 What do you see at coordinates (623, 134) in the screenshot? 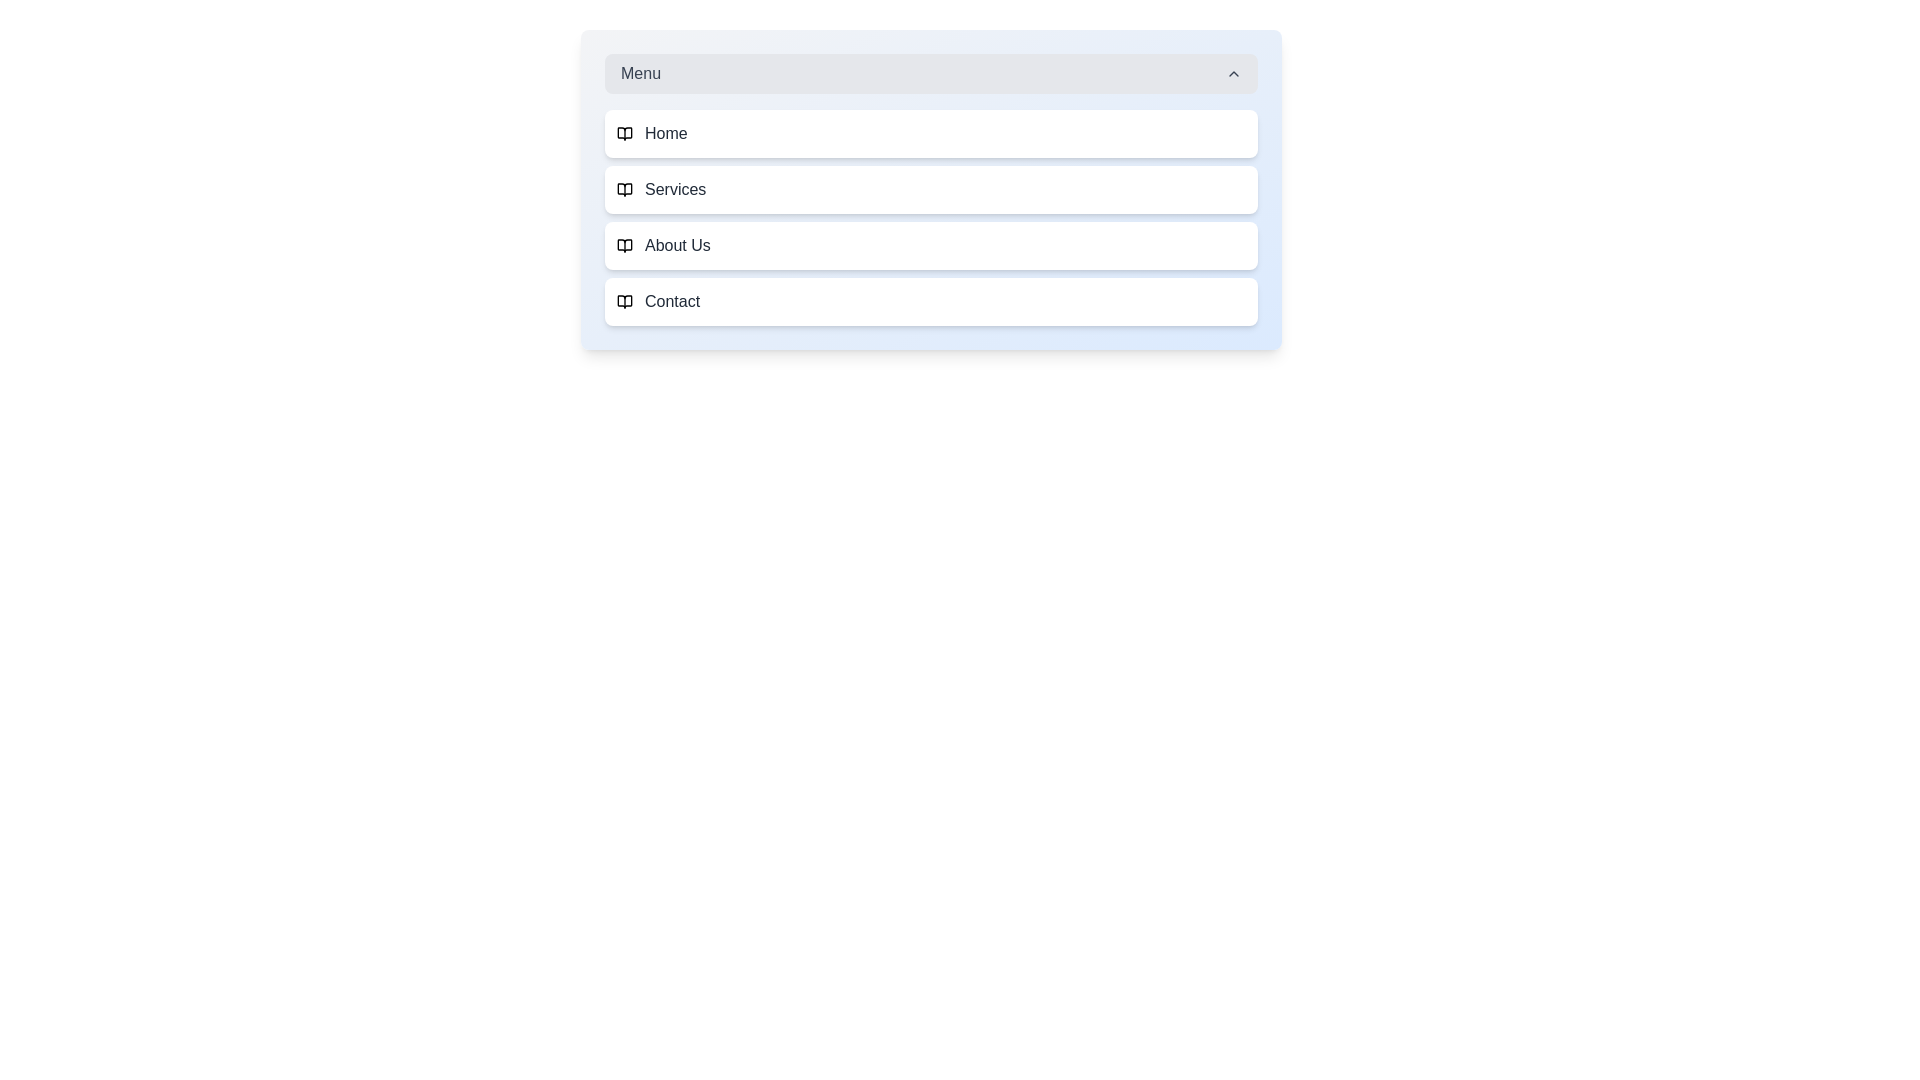
I see `the 'Home' menu icon represented as an open book SVG located at the top left of the menu panel` at bounding box center [623, 134].